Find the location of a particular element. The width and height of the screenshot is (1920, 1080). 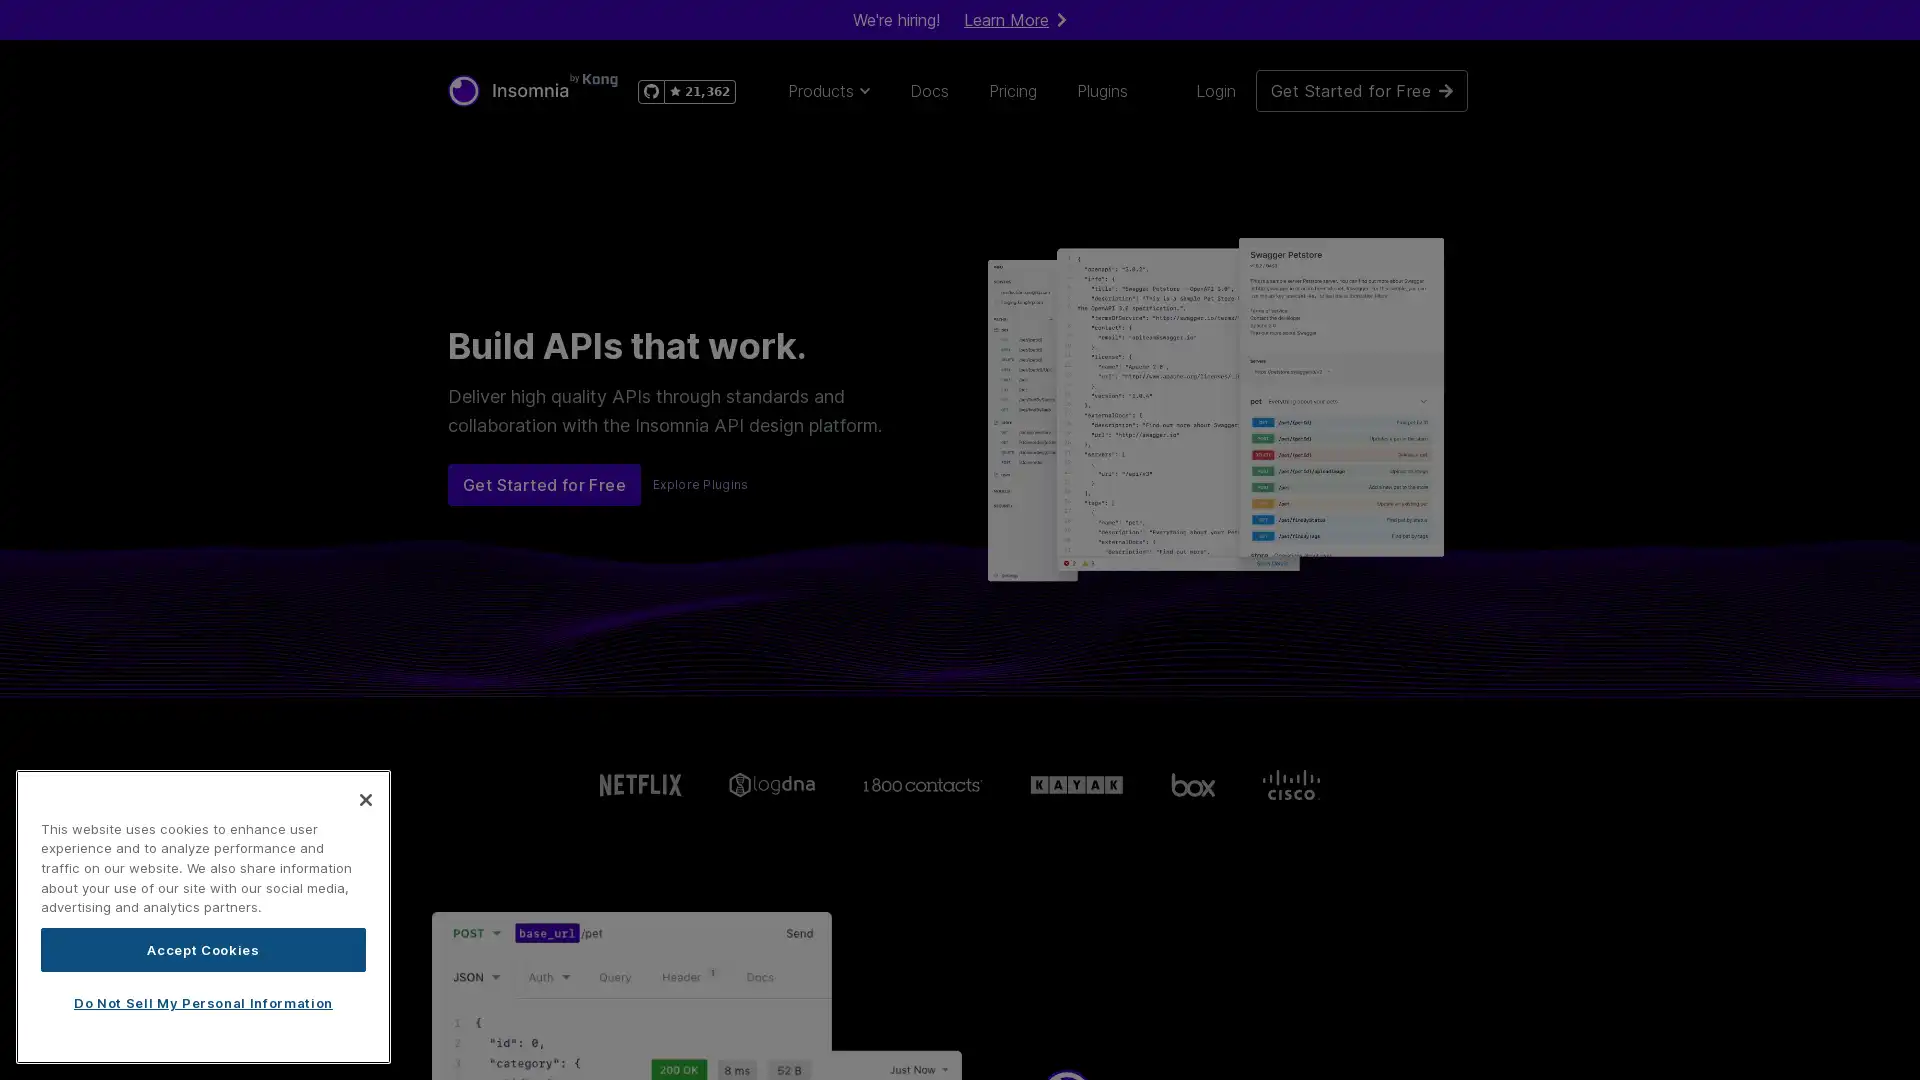

Close is located at coordinates (365, 797).